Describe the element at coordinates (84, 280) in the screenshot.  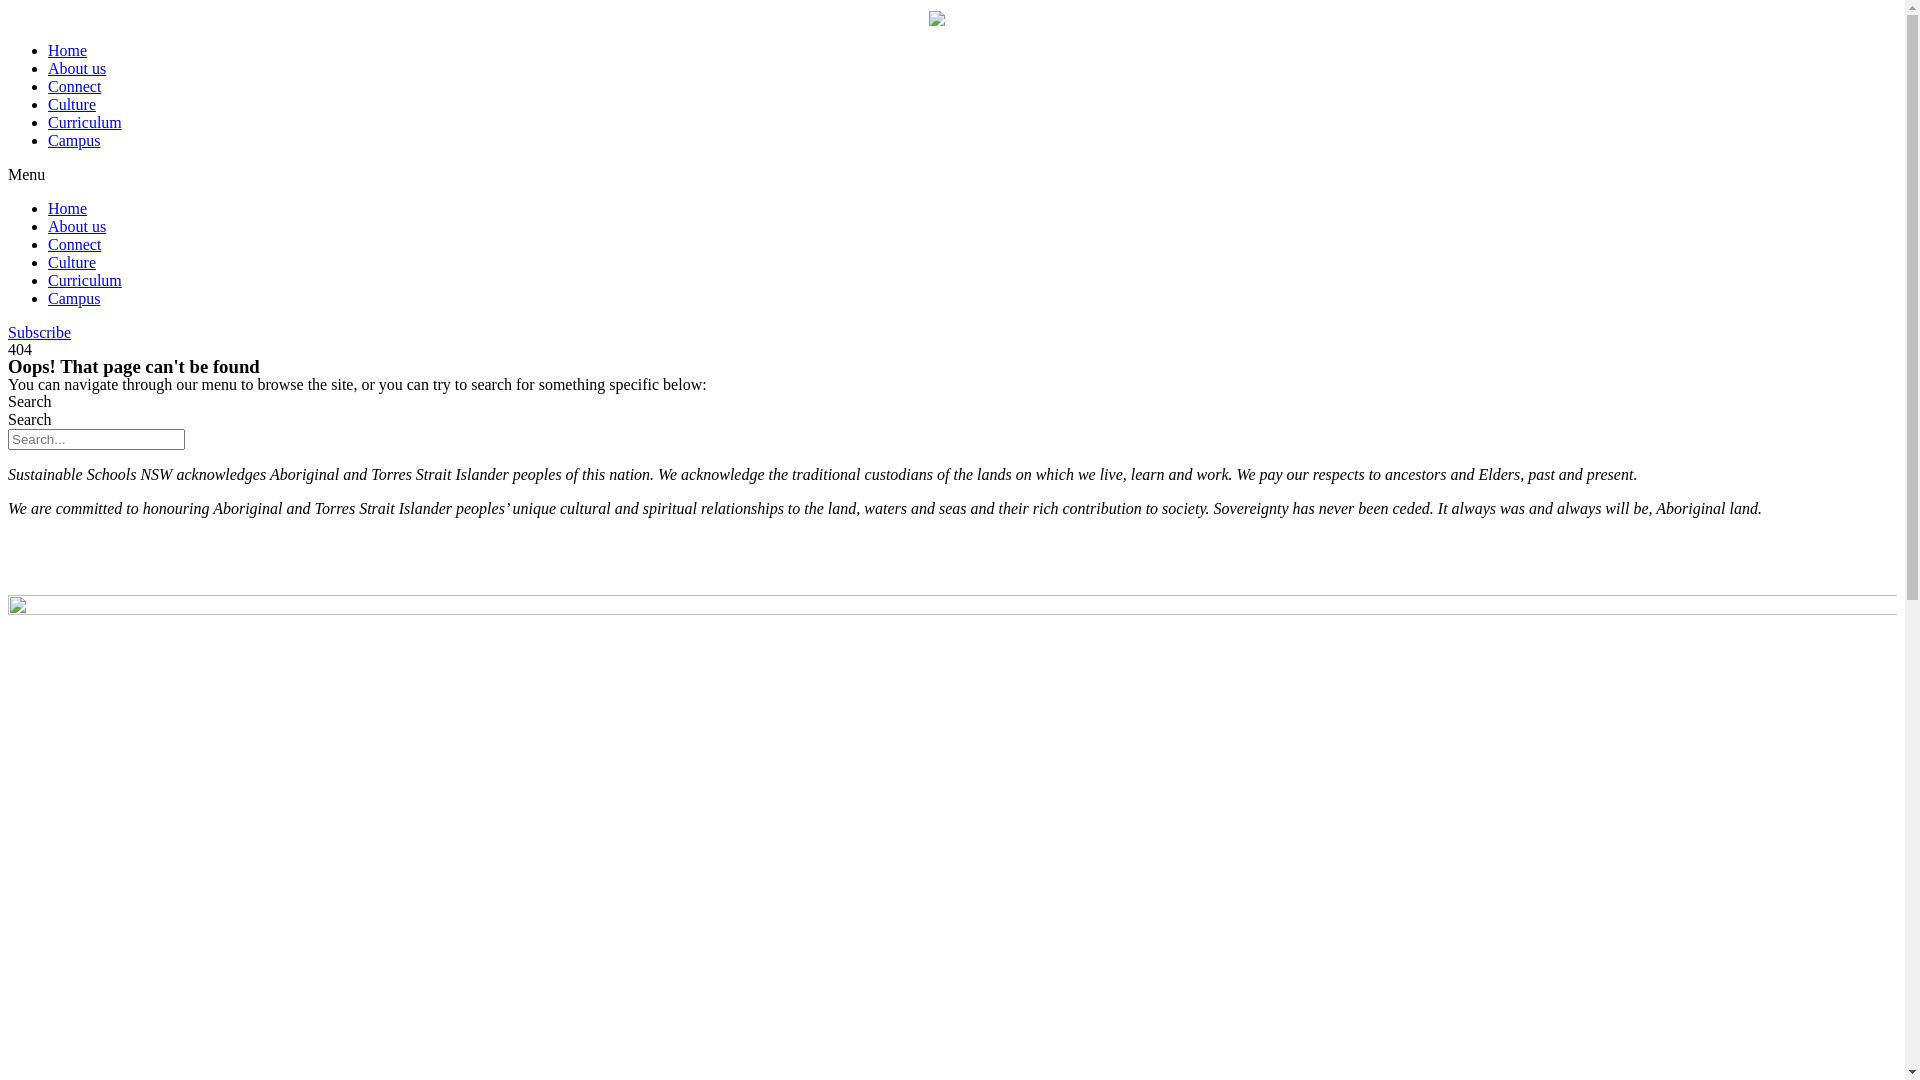
I see `'Curriculum'` at that location.